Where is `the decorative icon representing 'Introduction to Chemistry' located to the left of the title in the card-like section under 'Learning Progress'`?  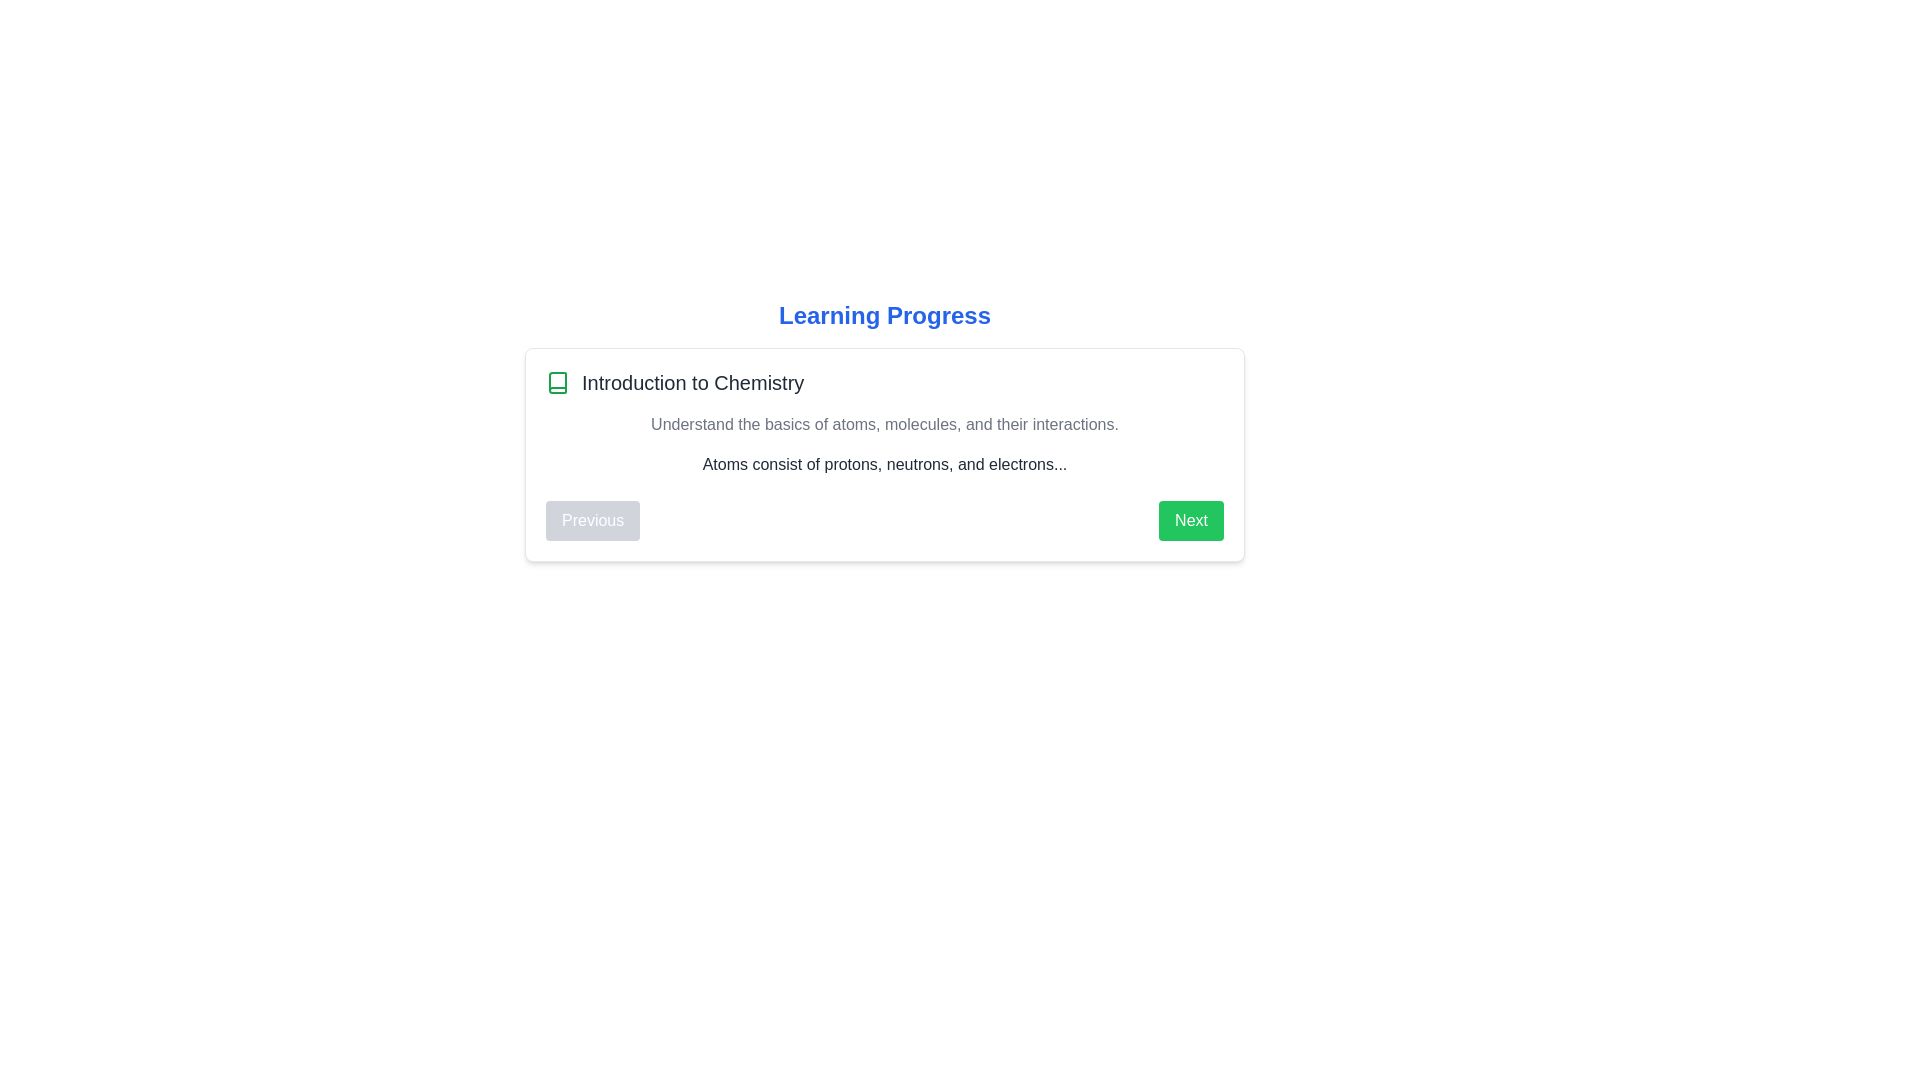 the decorative icon representing 'Introduction to Chemistry' located to the left of the title in the card-like section under 'Learning Progress' is located at coordinates (557, 382).